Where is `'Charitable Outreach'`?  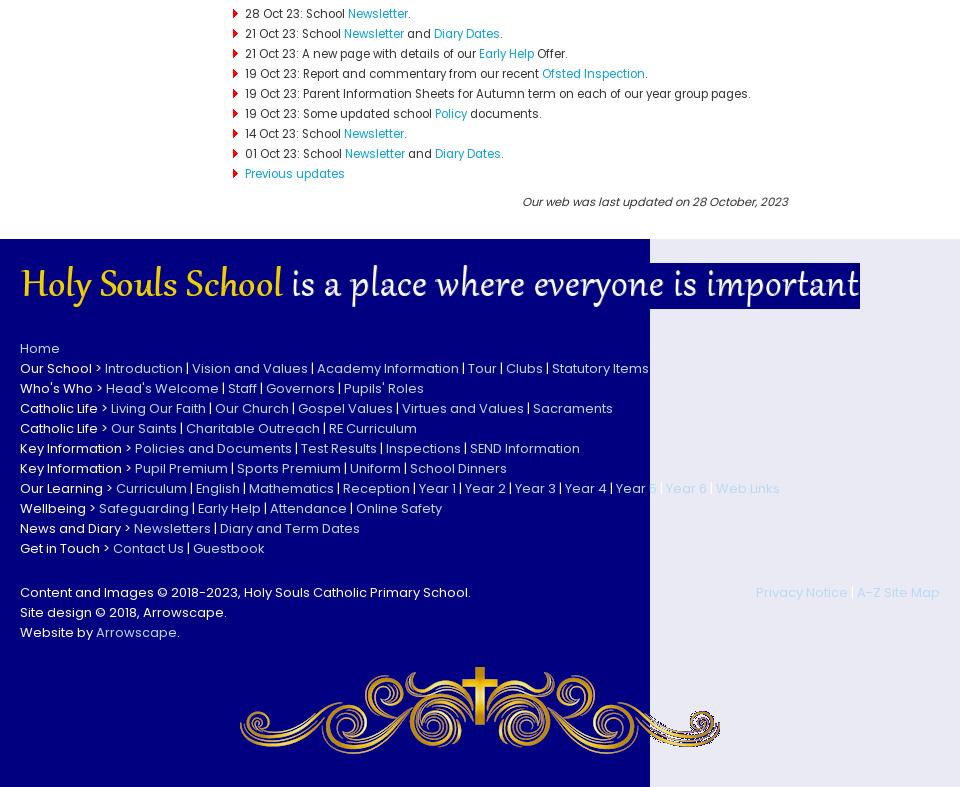 'Charitable Outreach' is located at coordinates (186, 427).